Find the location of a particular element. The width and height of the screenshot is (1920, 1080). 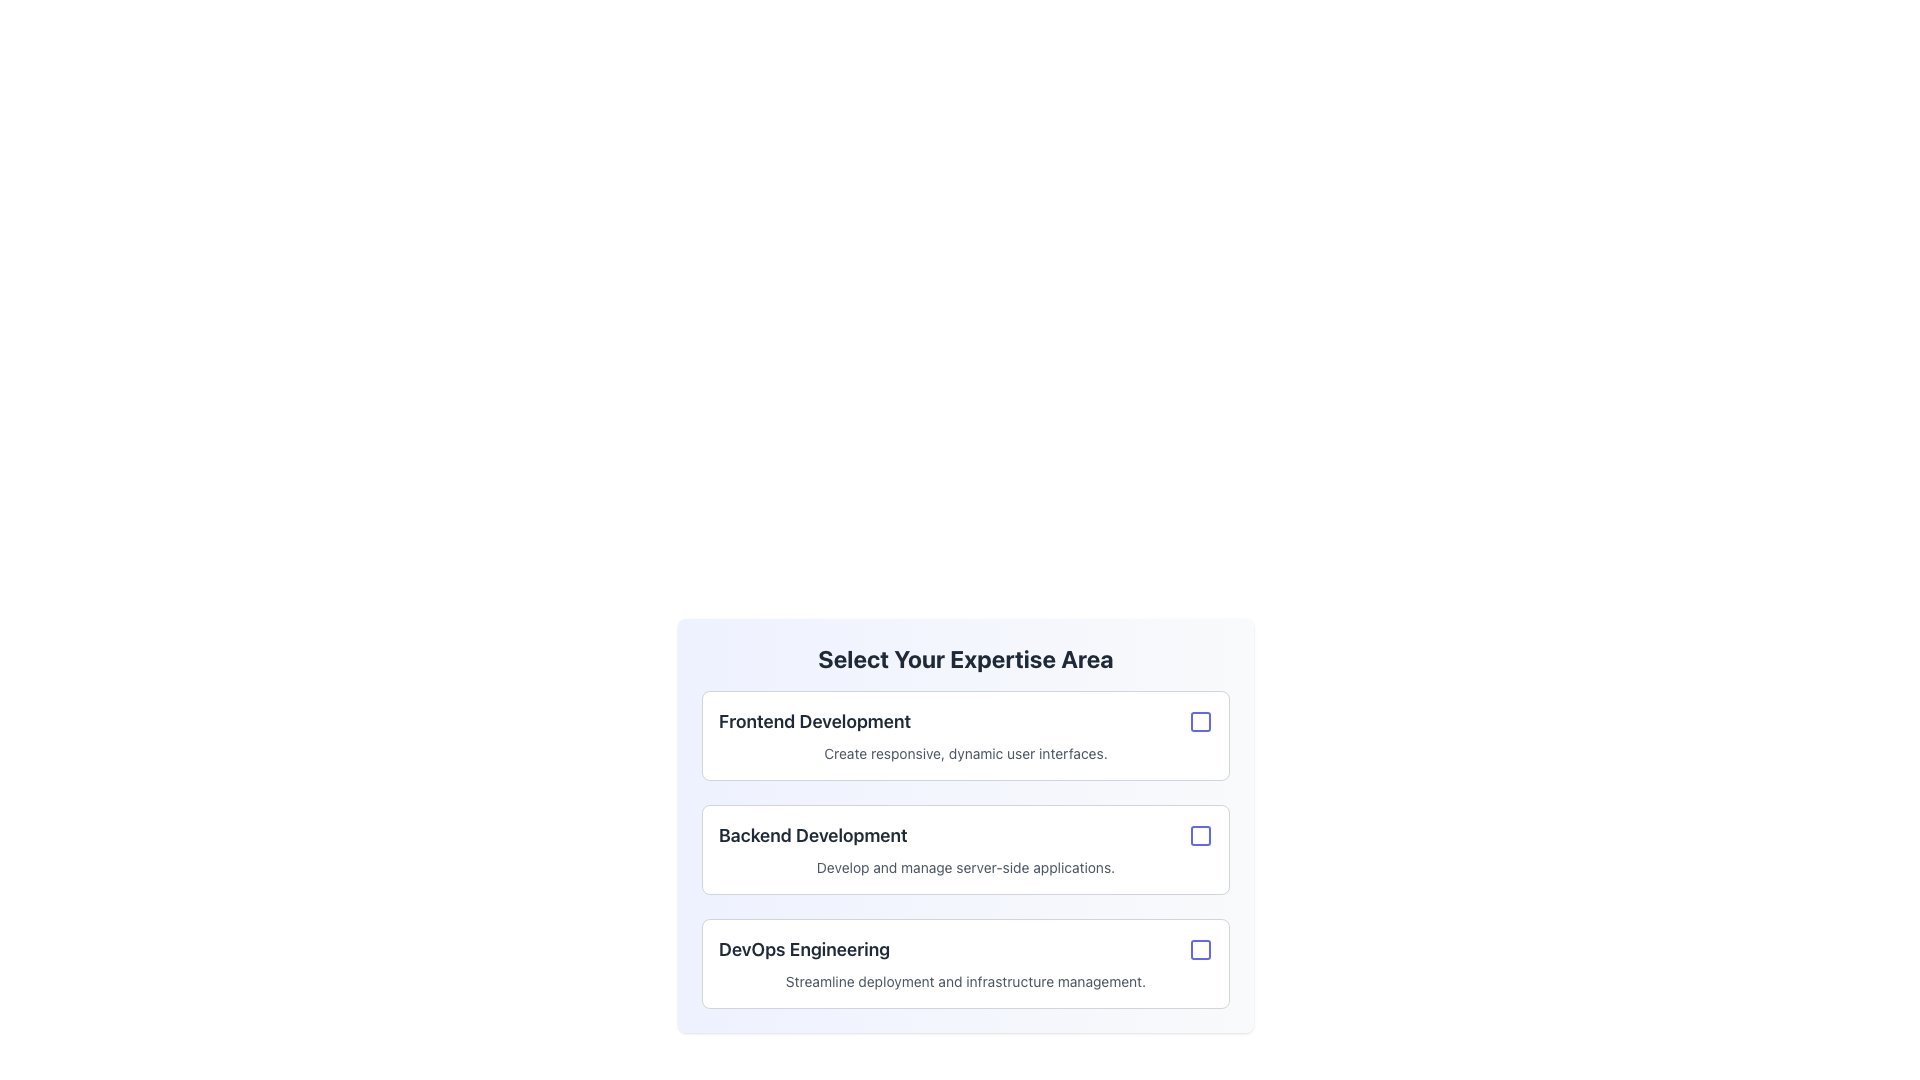

text providing a description for the category 'Frontend Development', located below the heading in the first card of the vertical stack of expertise areas is located at coordinates (965, 753).